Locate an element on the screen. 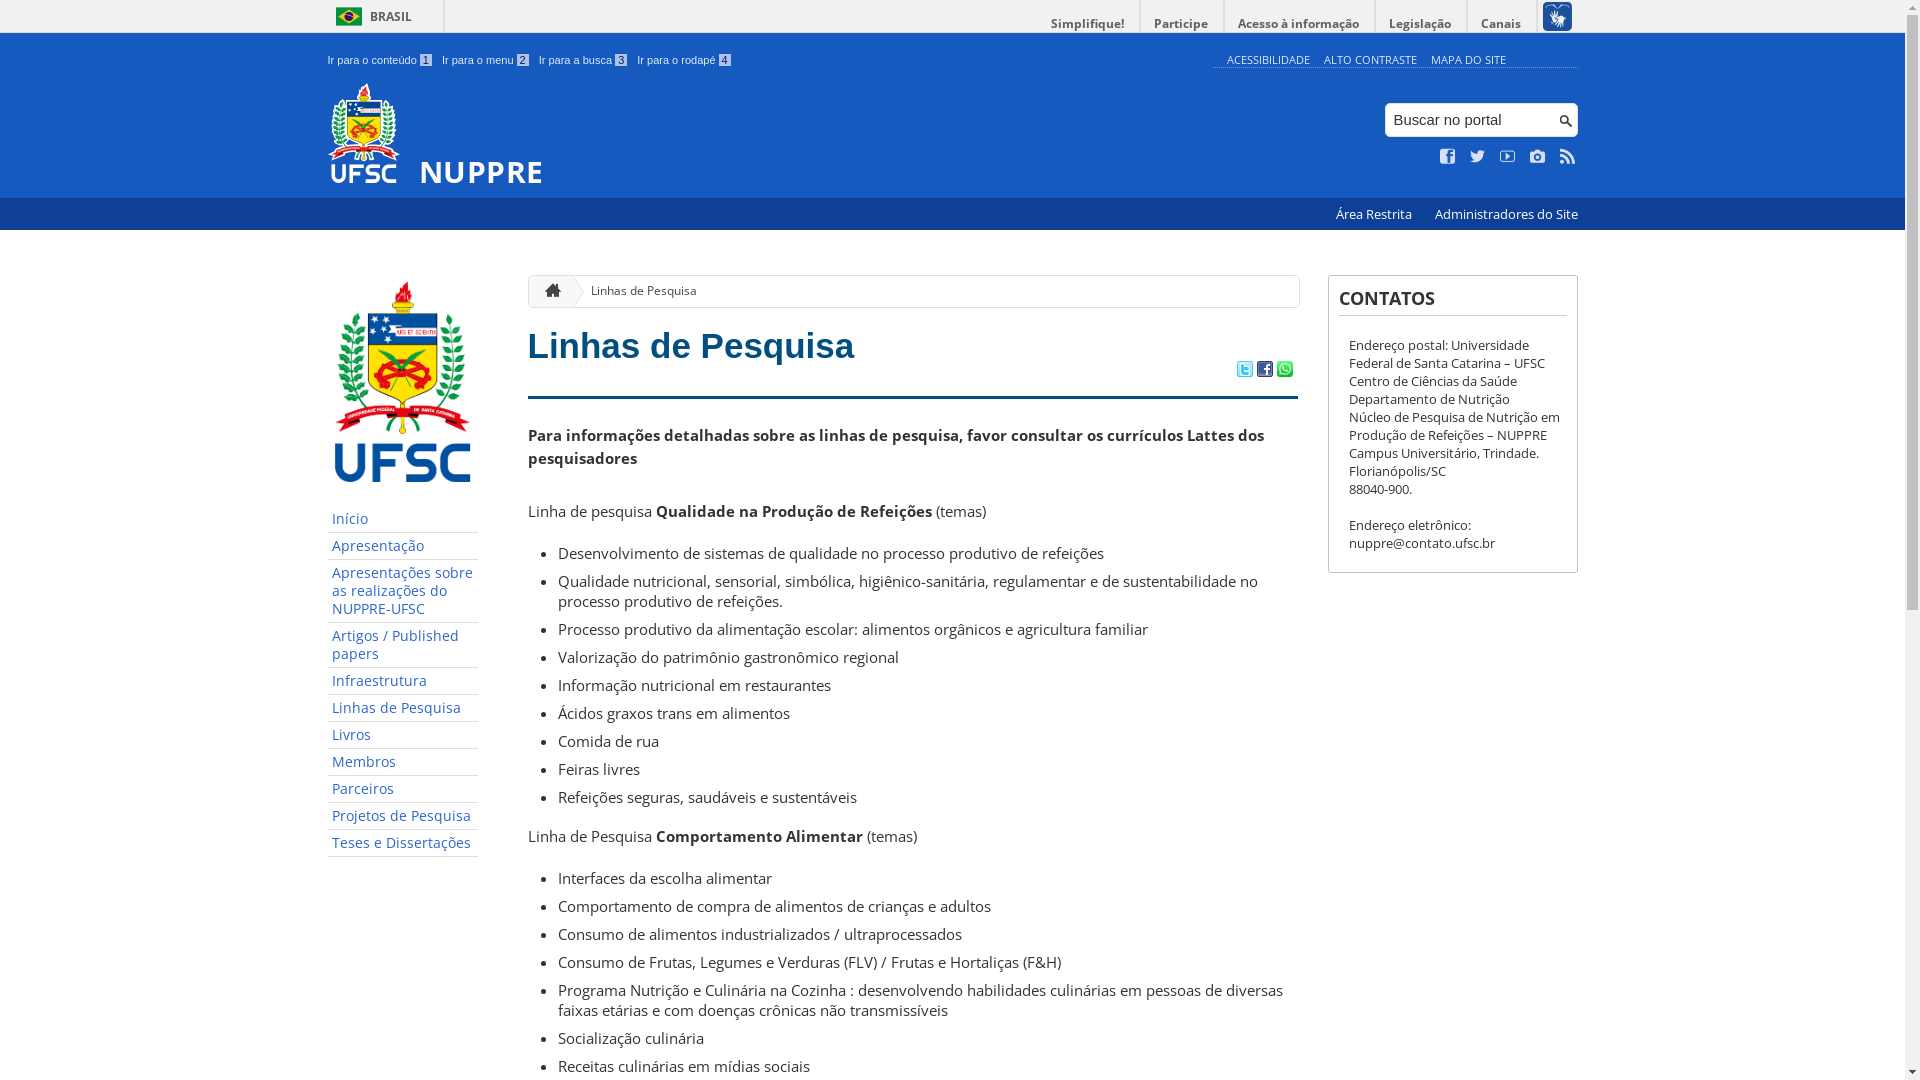 Image resolution: width=1920 pixels, height=1080 pixels. 'Canais' is located at coordinates (1502, 23).